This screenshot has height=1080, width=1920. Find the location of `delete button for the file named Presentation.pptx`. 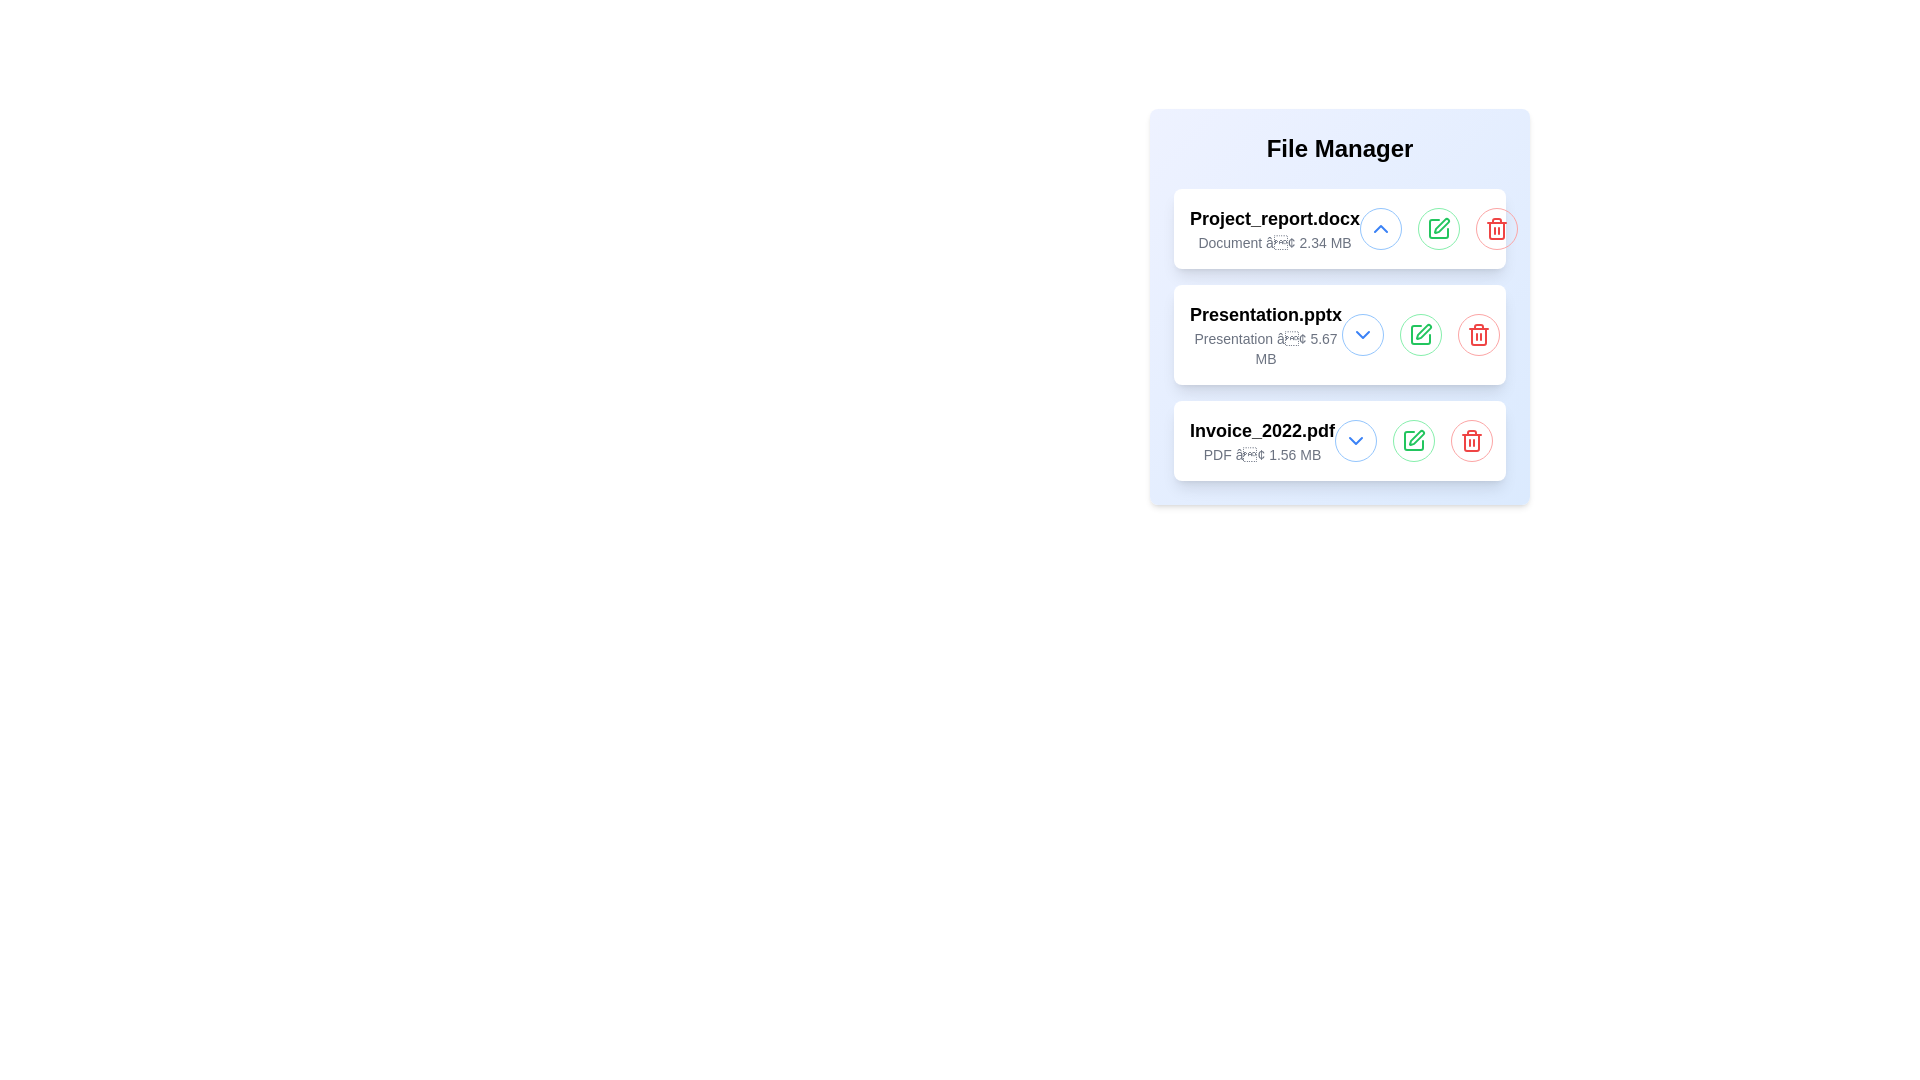

delete button for the file named Presentation.pptx is located at coordinates (1478, 334).